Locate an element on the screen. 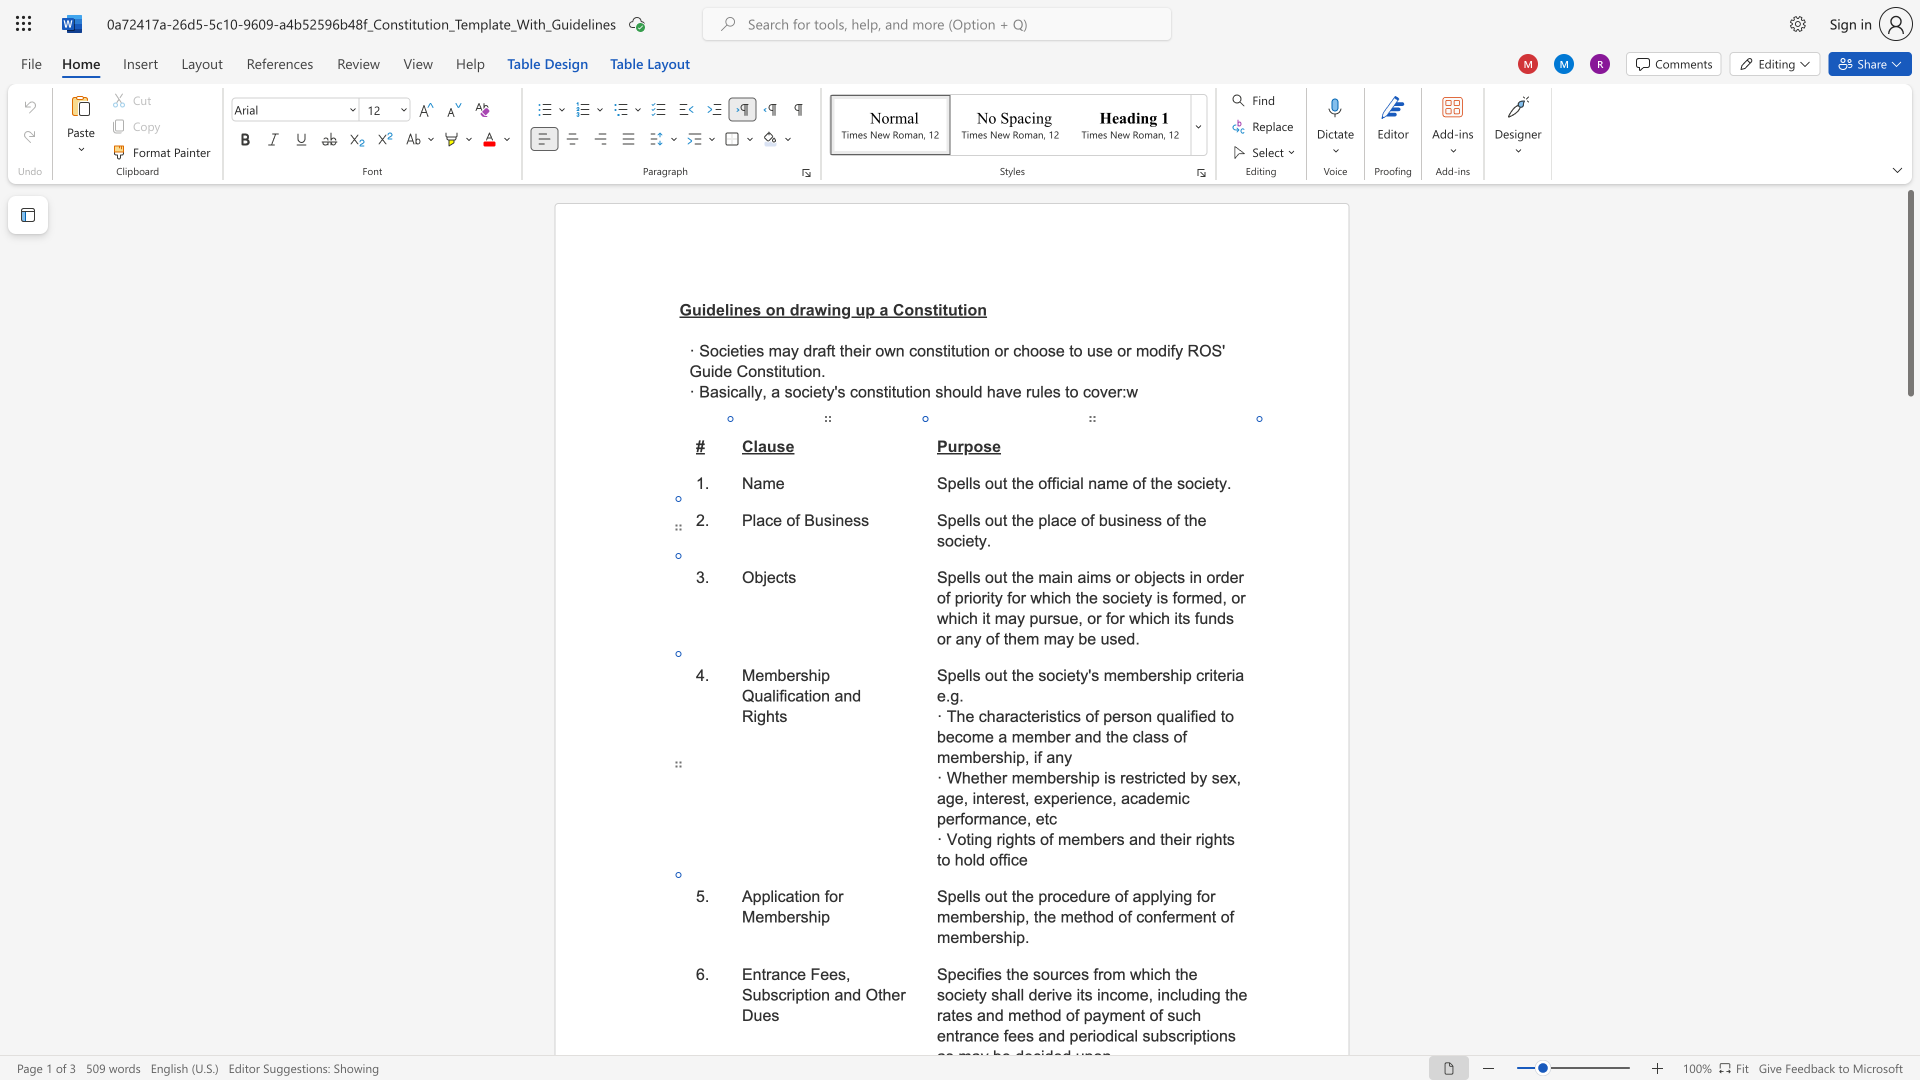 This screenshot has height=1080, width=1920. the space between the continuous character "i" and "o" in the text is located at coordinates (803, 895).